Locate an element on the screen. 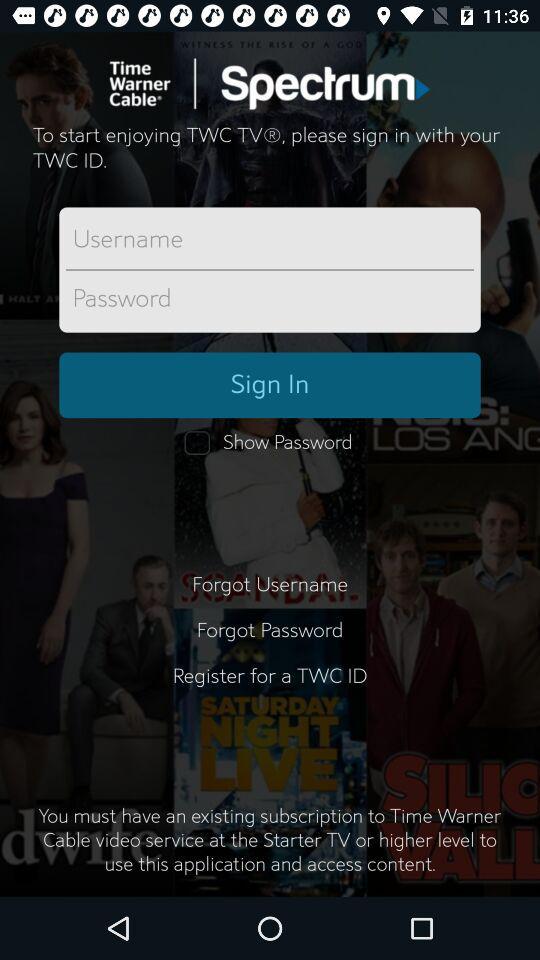 Image resolution: width=540 pixels, height=960 pixels. the forgot password item is located at coordinates (270, 630).